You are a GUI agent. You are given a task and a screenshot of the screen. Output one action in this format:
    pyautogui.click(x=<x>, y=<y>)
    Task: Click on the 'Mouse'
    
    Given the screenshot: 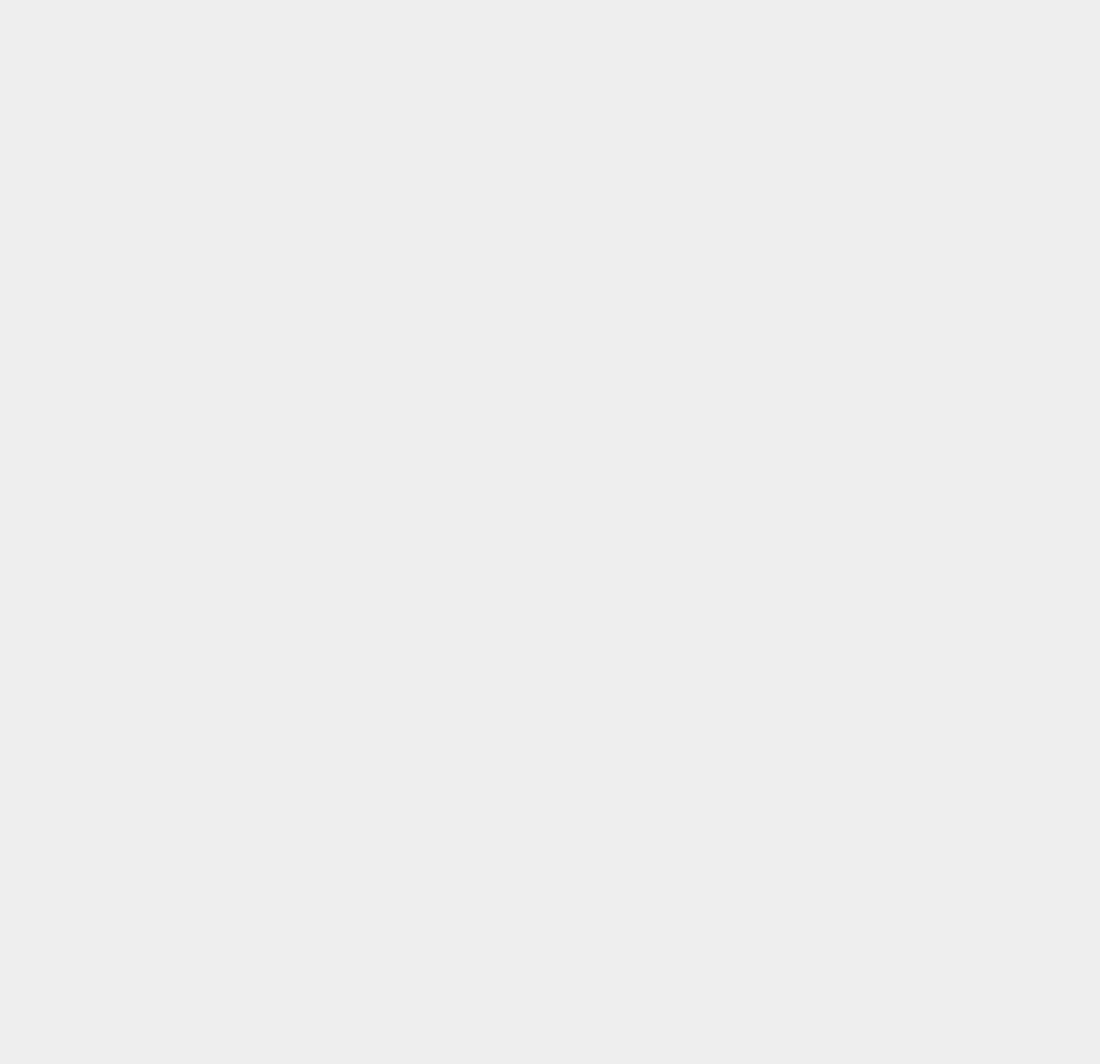 What is the action you would take?
    pyautogui.click(x=799, y=416)
    